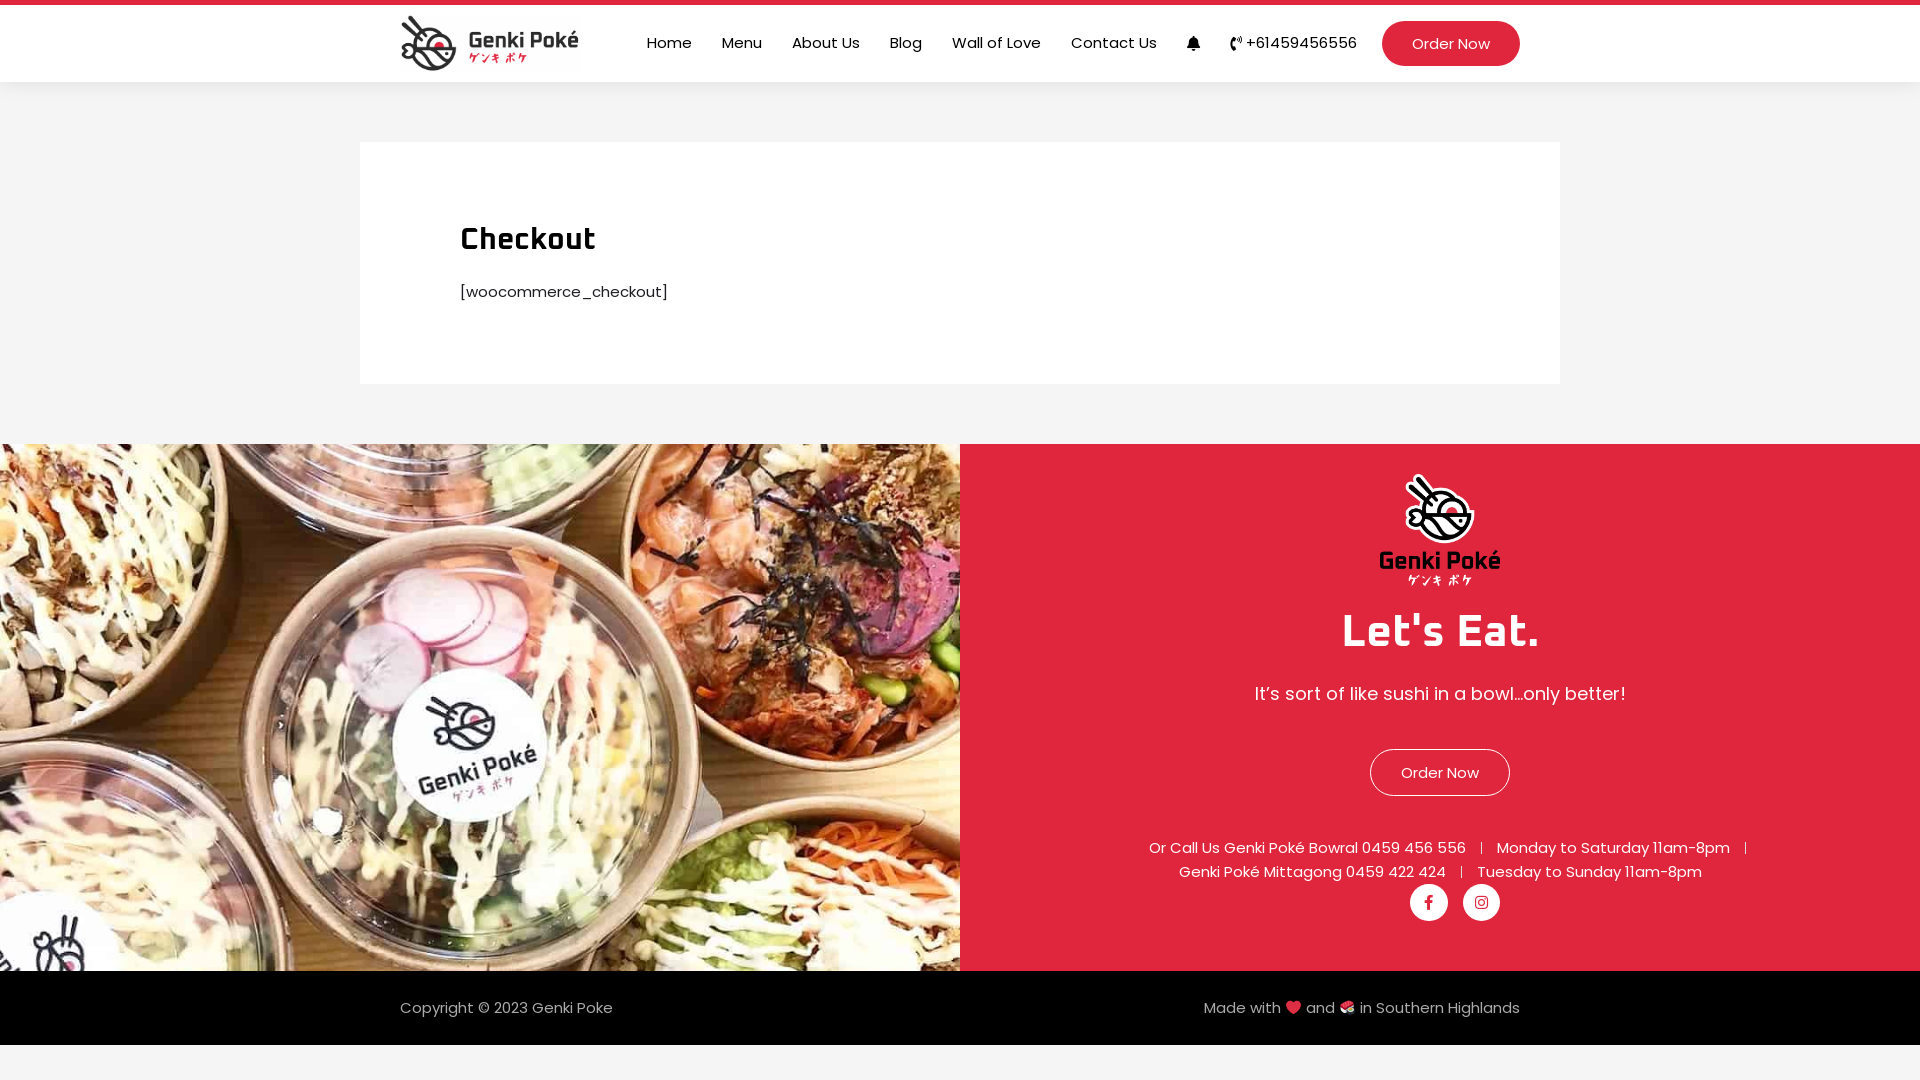  I want to click on 'Menu', so click(741, 42).